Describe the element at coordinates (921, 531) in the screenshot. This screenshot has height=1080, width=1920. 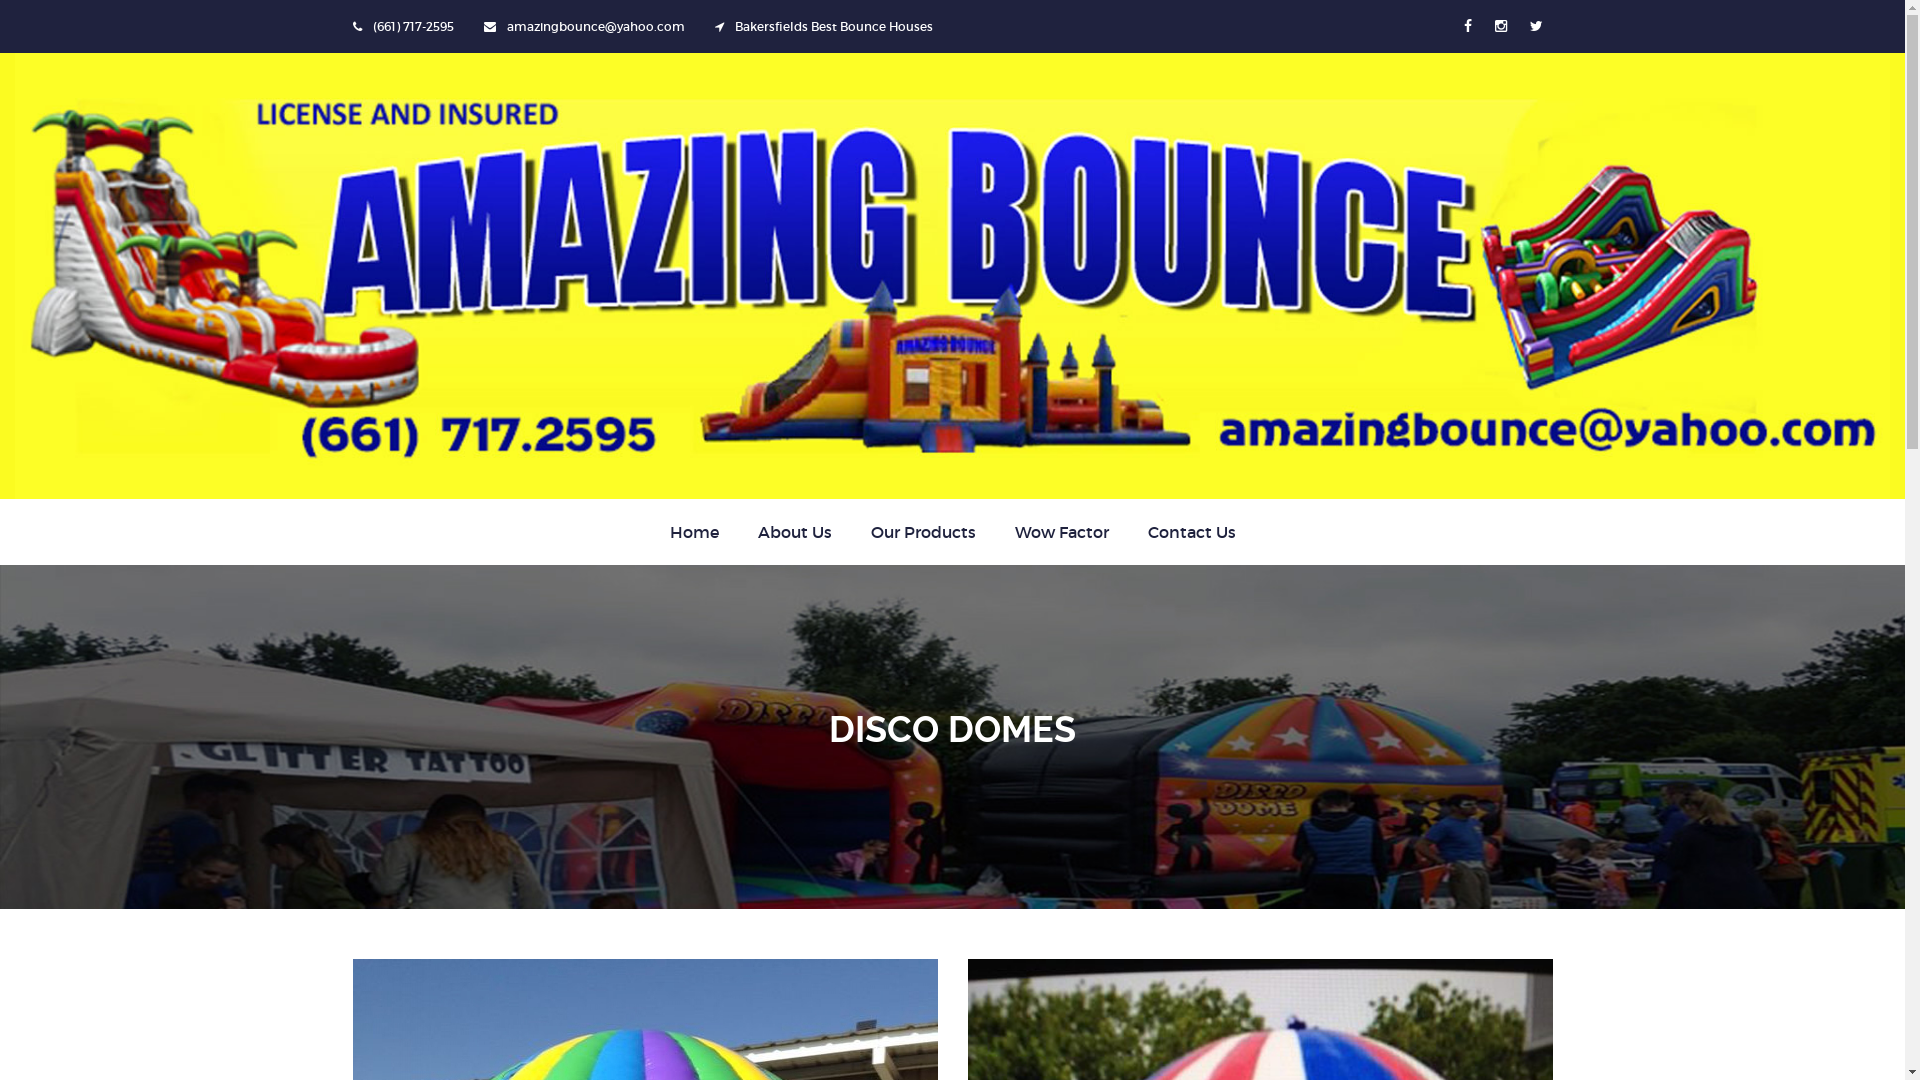
I see `'Our Products'` at that location.